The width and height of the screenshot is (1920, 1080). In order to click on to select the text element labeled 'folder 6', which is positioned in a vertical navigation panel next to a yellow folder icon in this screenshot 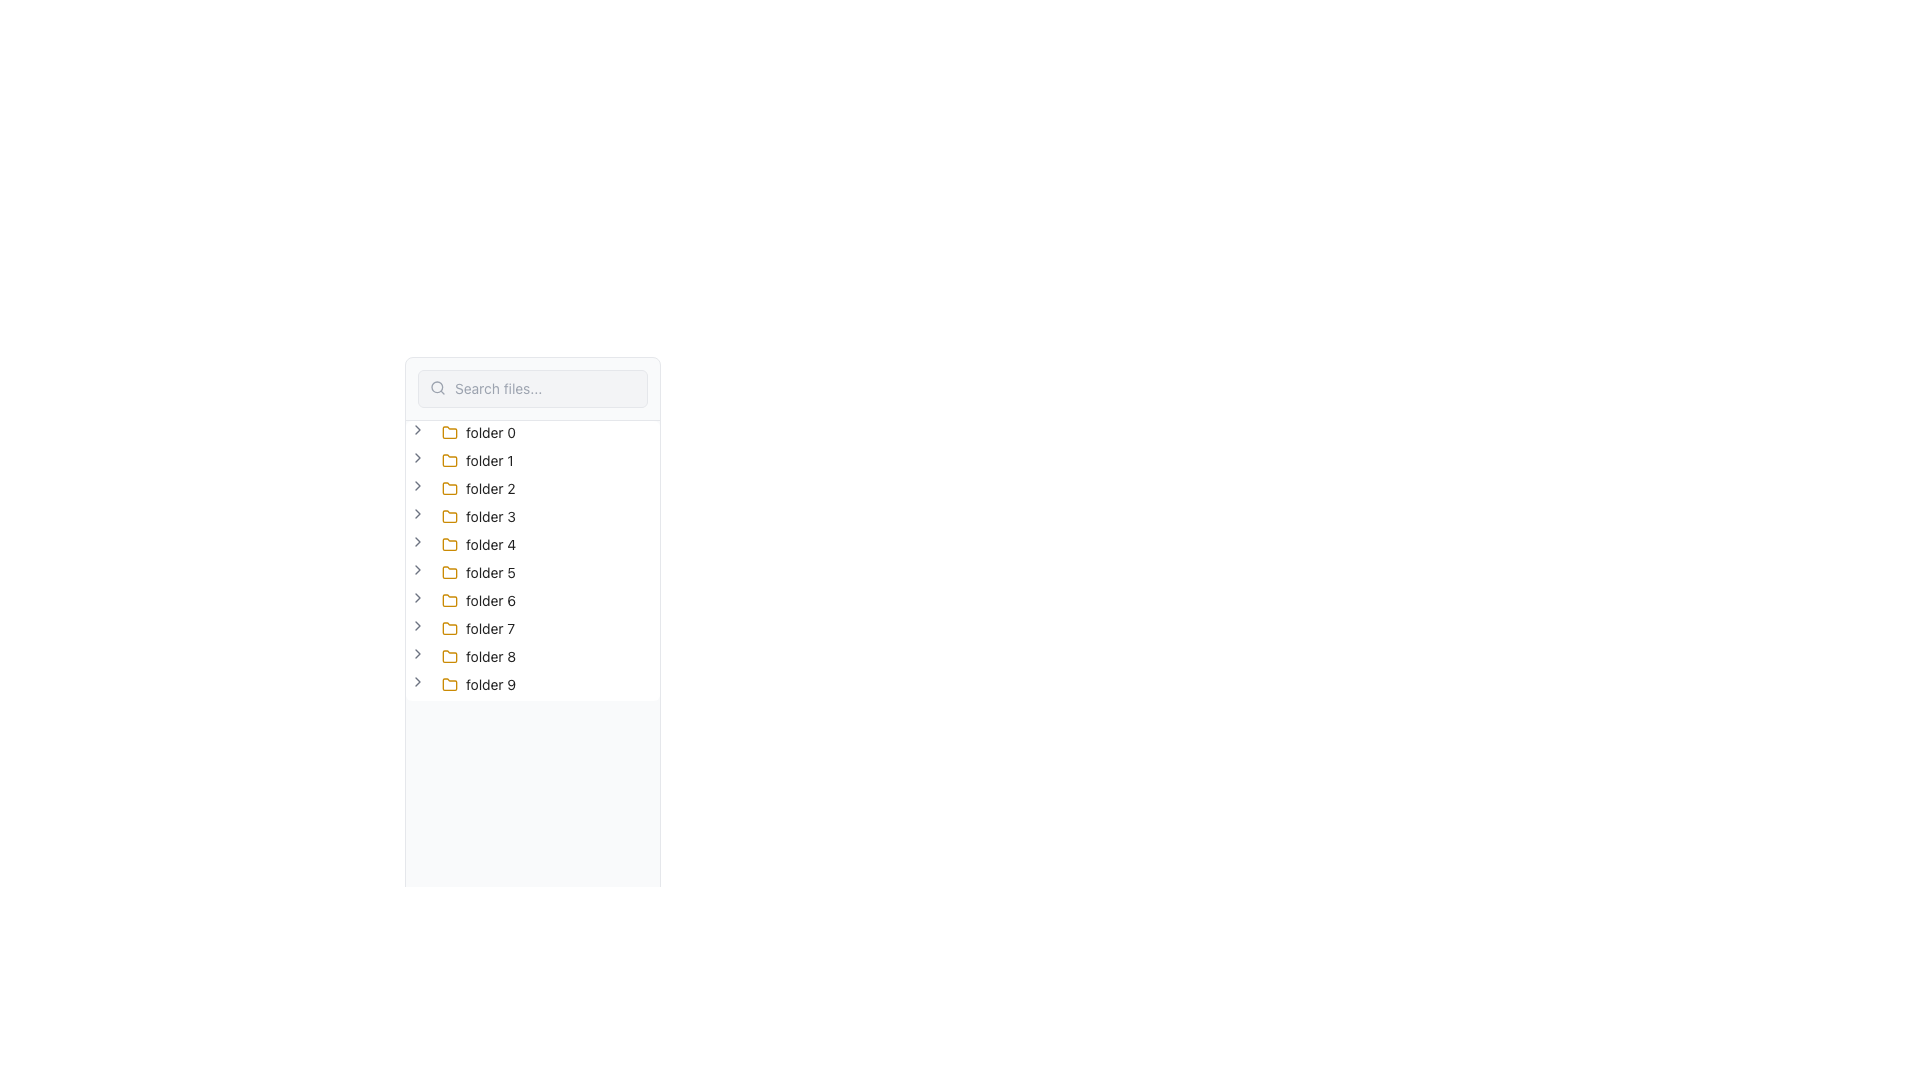, I will do `click(491, 600)`.